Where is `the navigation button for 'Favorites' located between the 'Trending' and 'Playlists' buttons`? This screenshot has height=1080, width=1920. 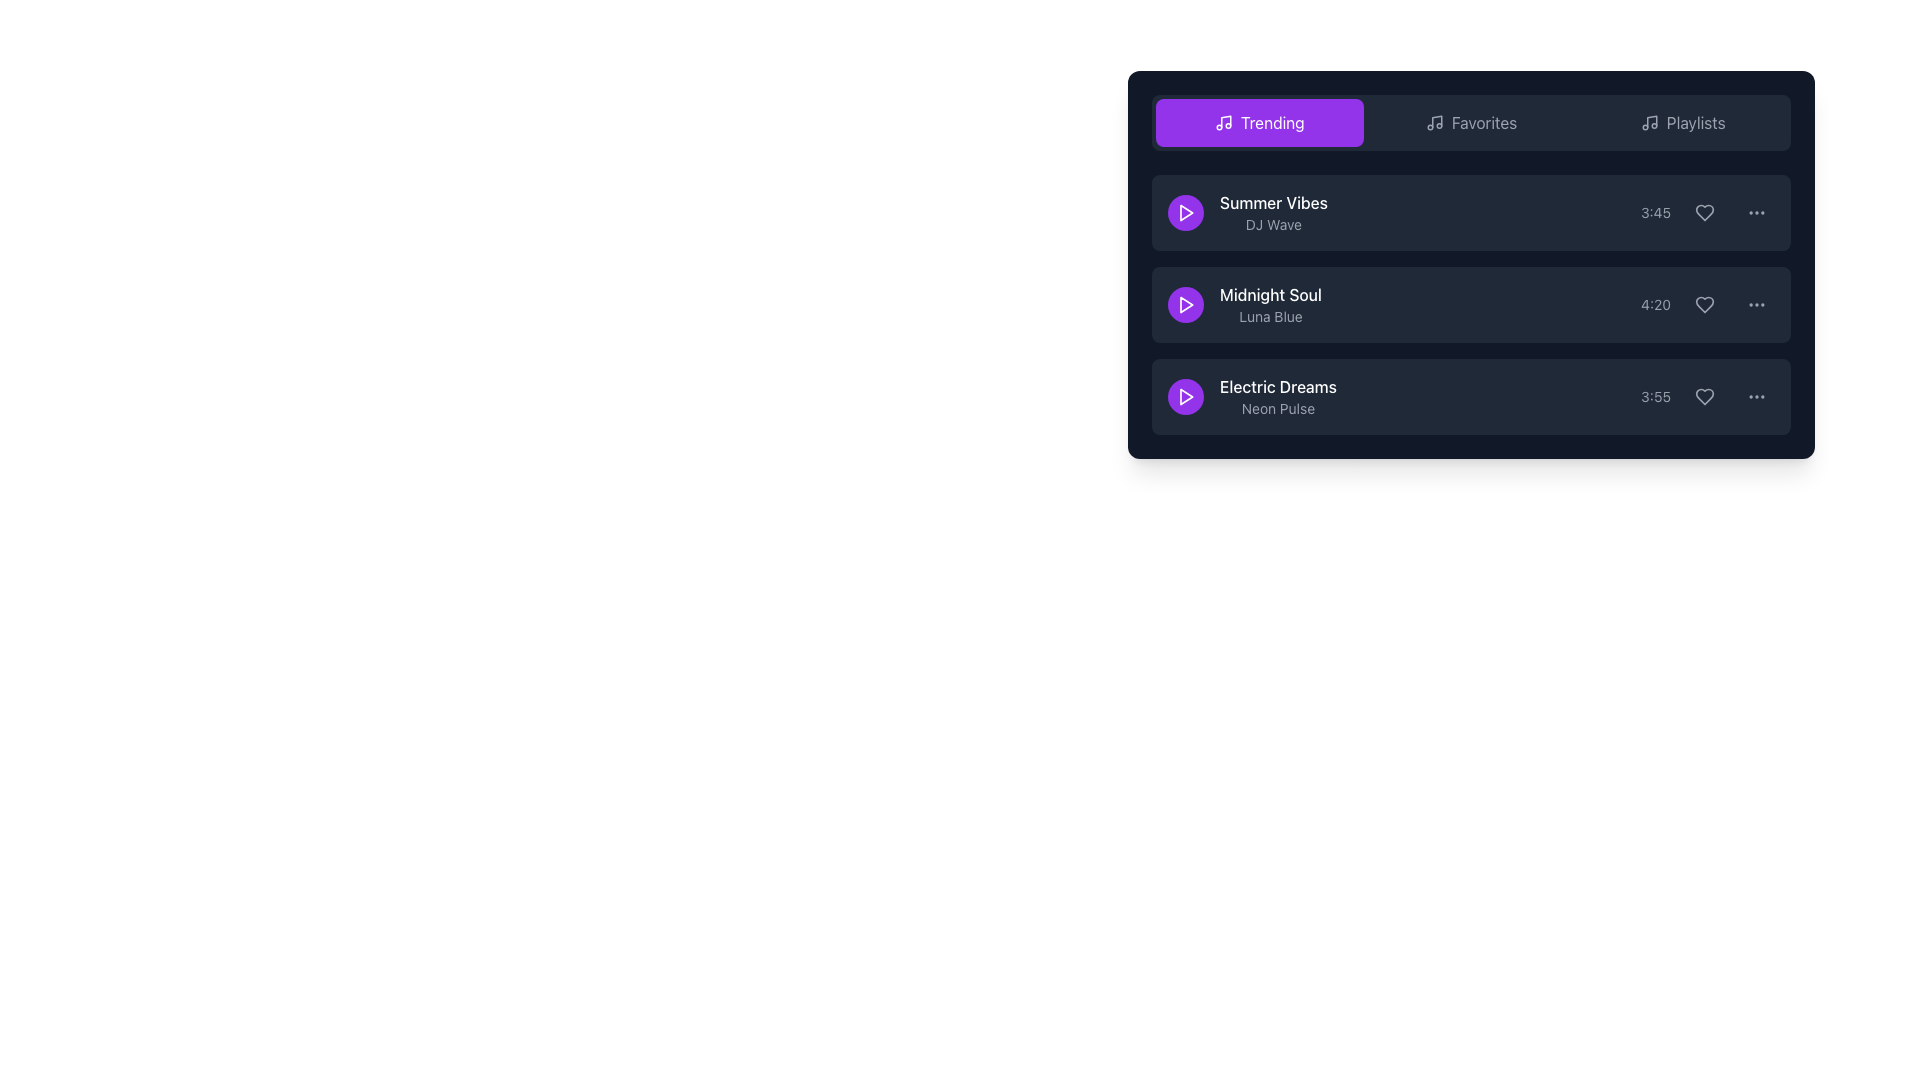 the navigation button for 'Favorites' located between the 'Trending' and 'Playlists' buttons is located at coordinates (1471, 123).